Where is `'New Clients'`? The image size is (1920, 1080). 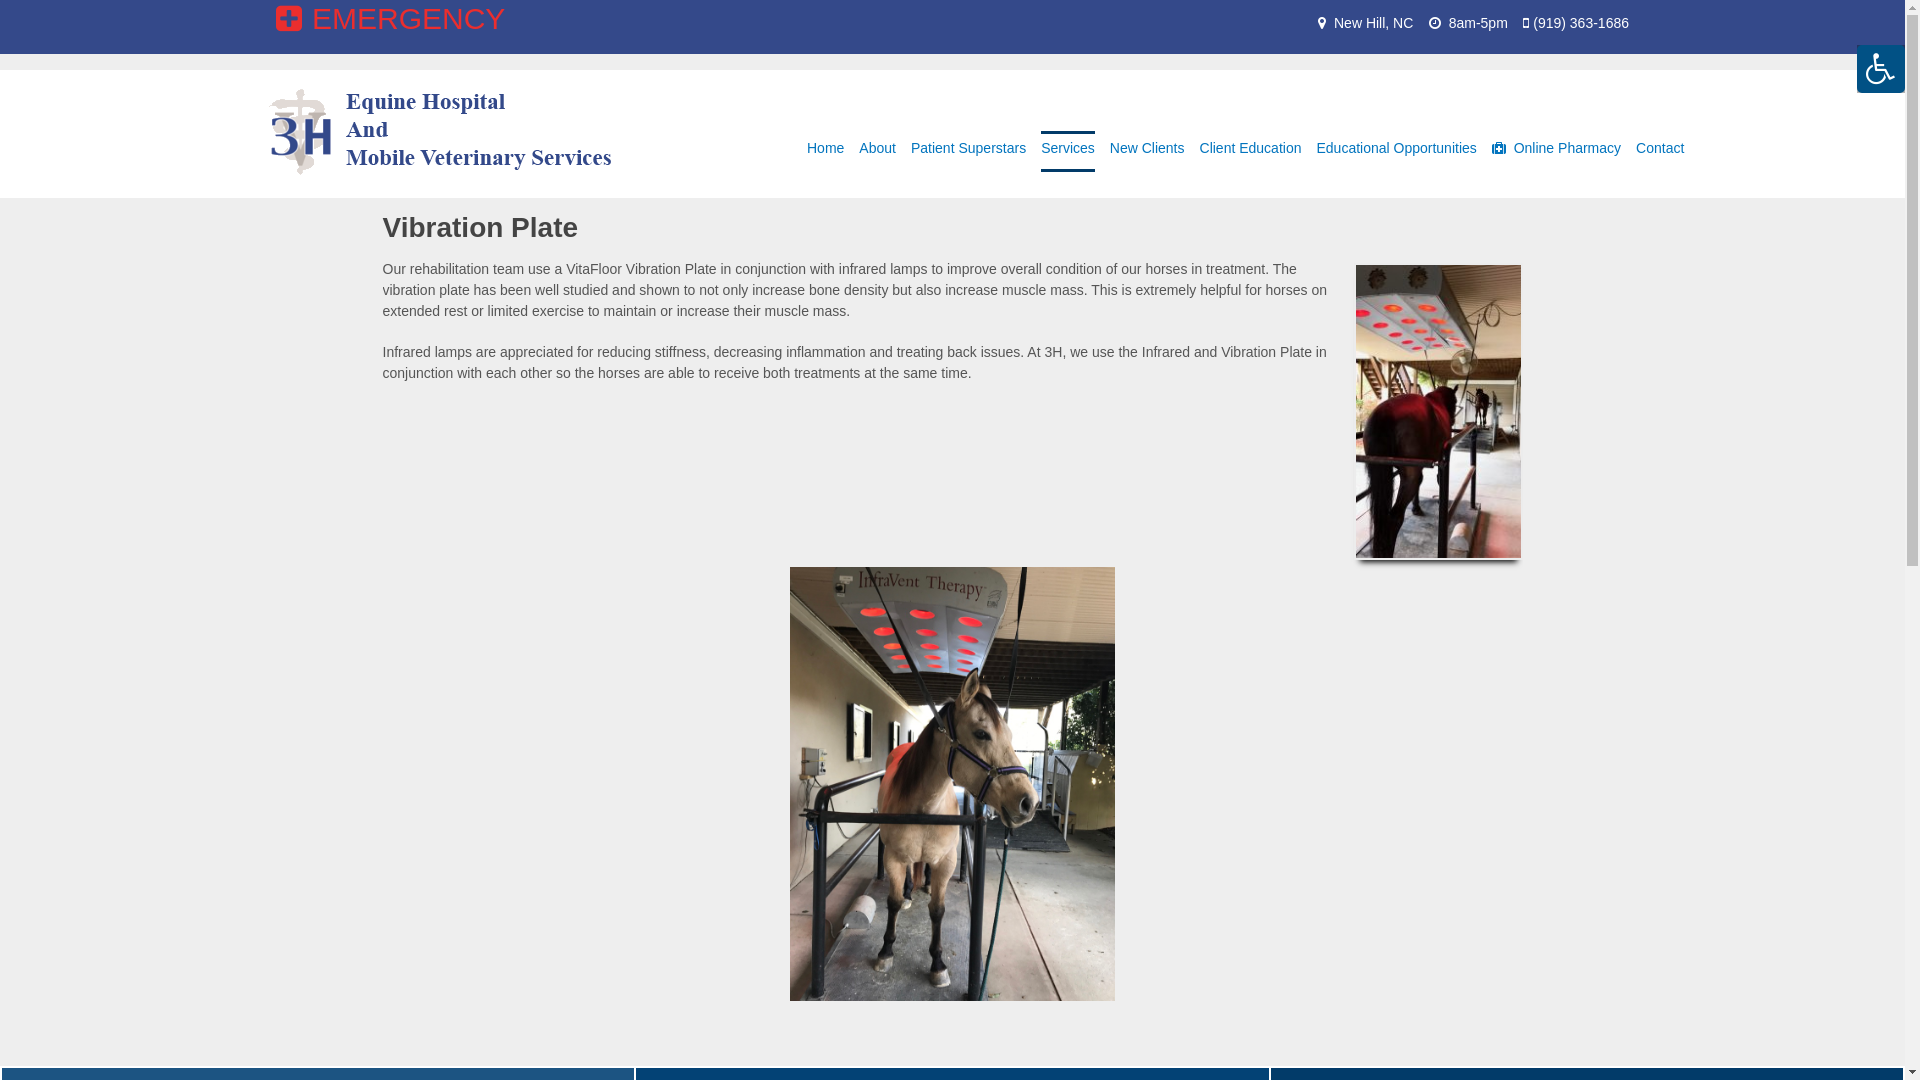
'New Clients' is located at coordinates (1108, 155).